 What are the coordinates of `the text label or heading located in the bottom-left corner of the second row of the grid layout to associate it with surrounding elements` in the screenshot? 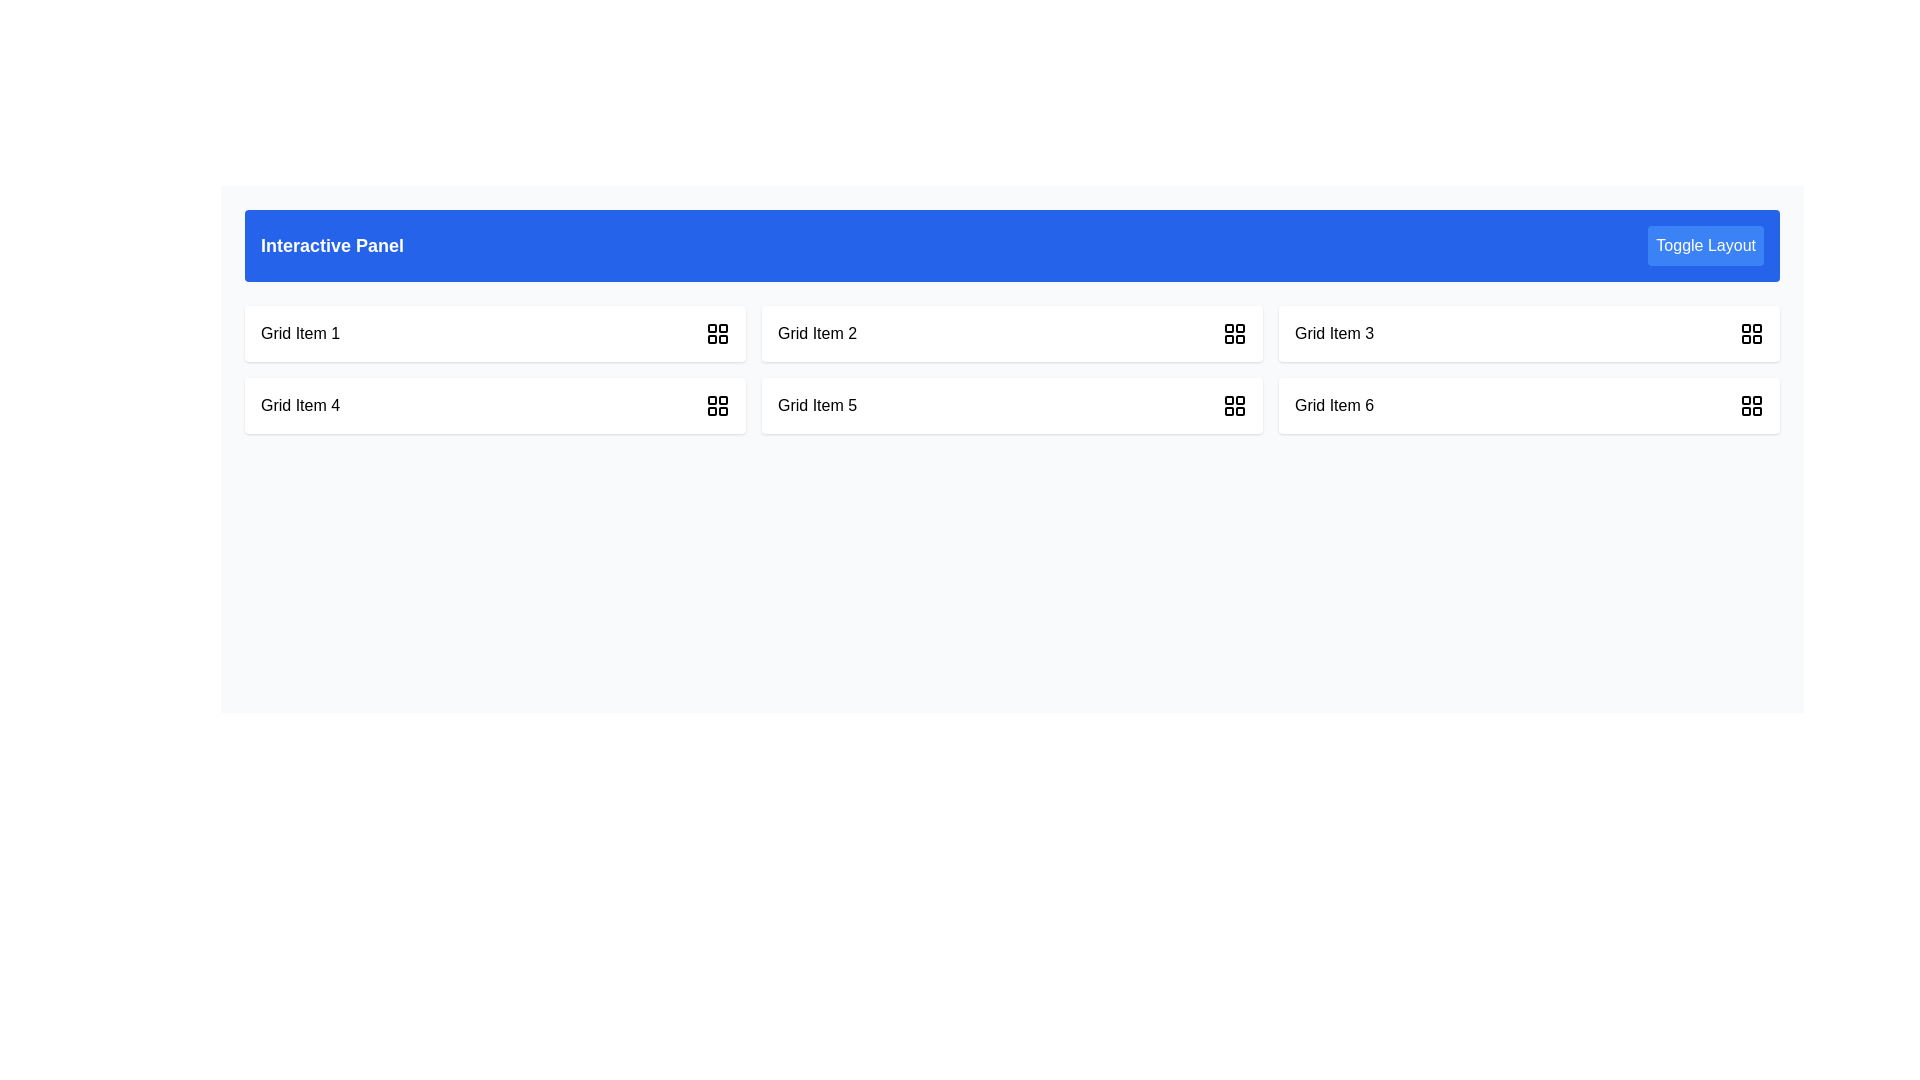 It's located at (817, 405).